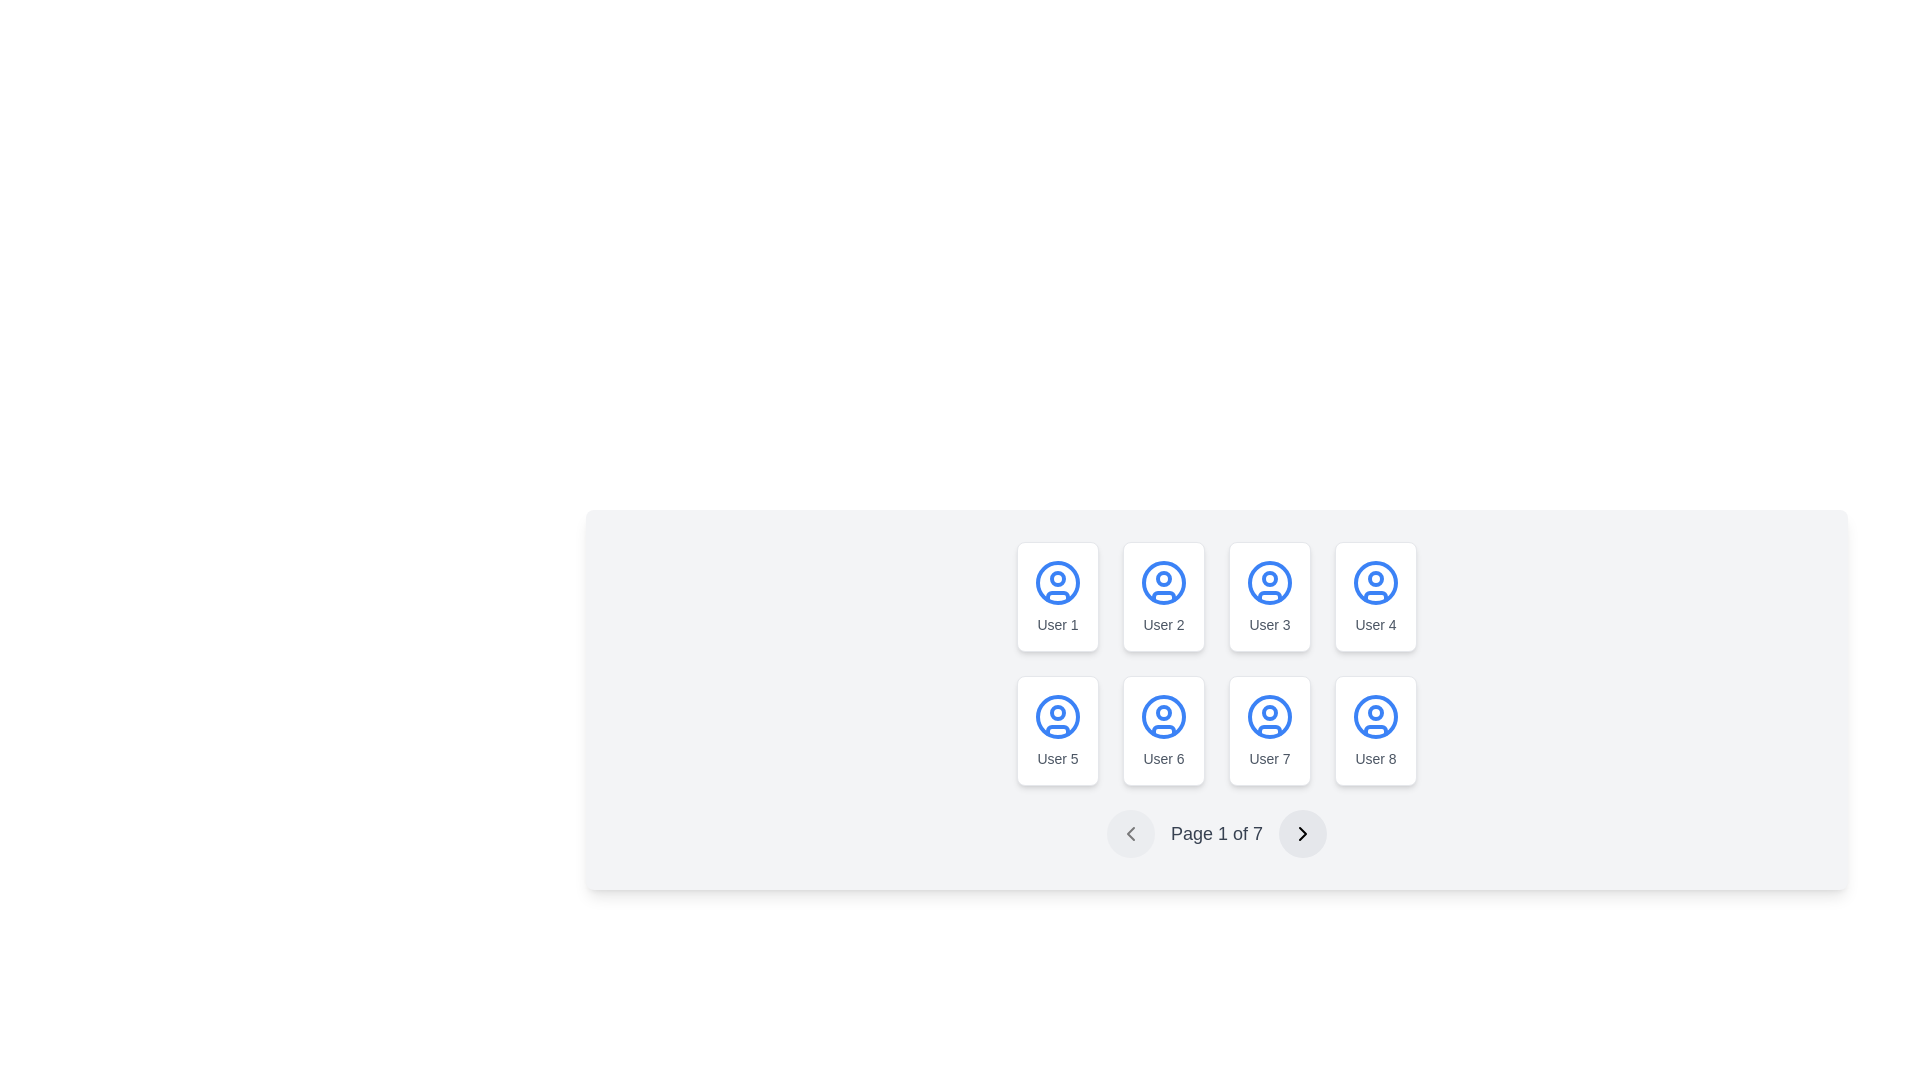 This screenshot has width=1920, height=1080. Describe the element at coordinates (1269, 595) in the screenshot. I see `the bottom semicircular arc of the user profile icon for 'User 3'` at that location.